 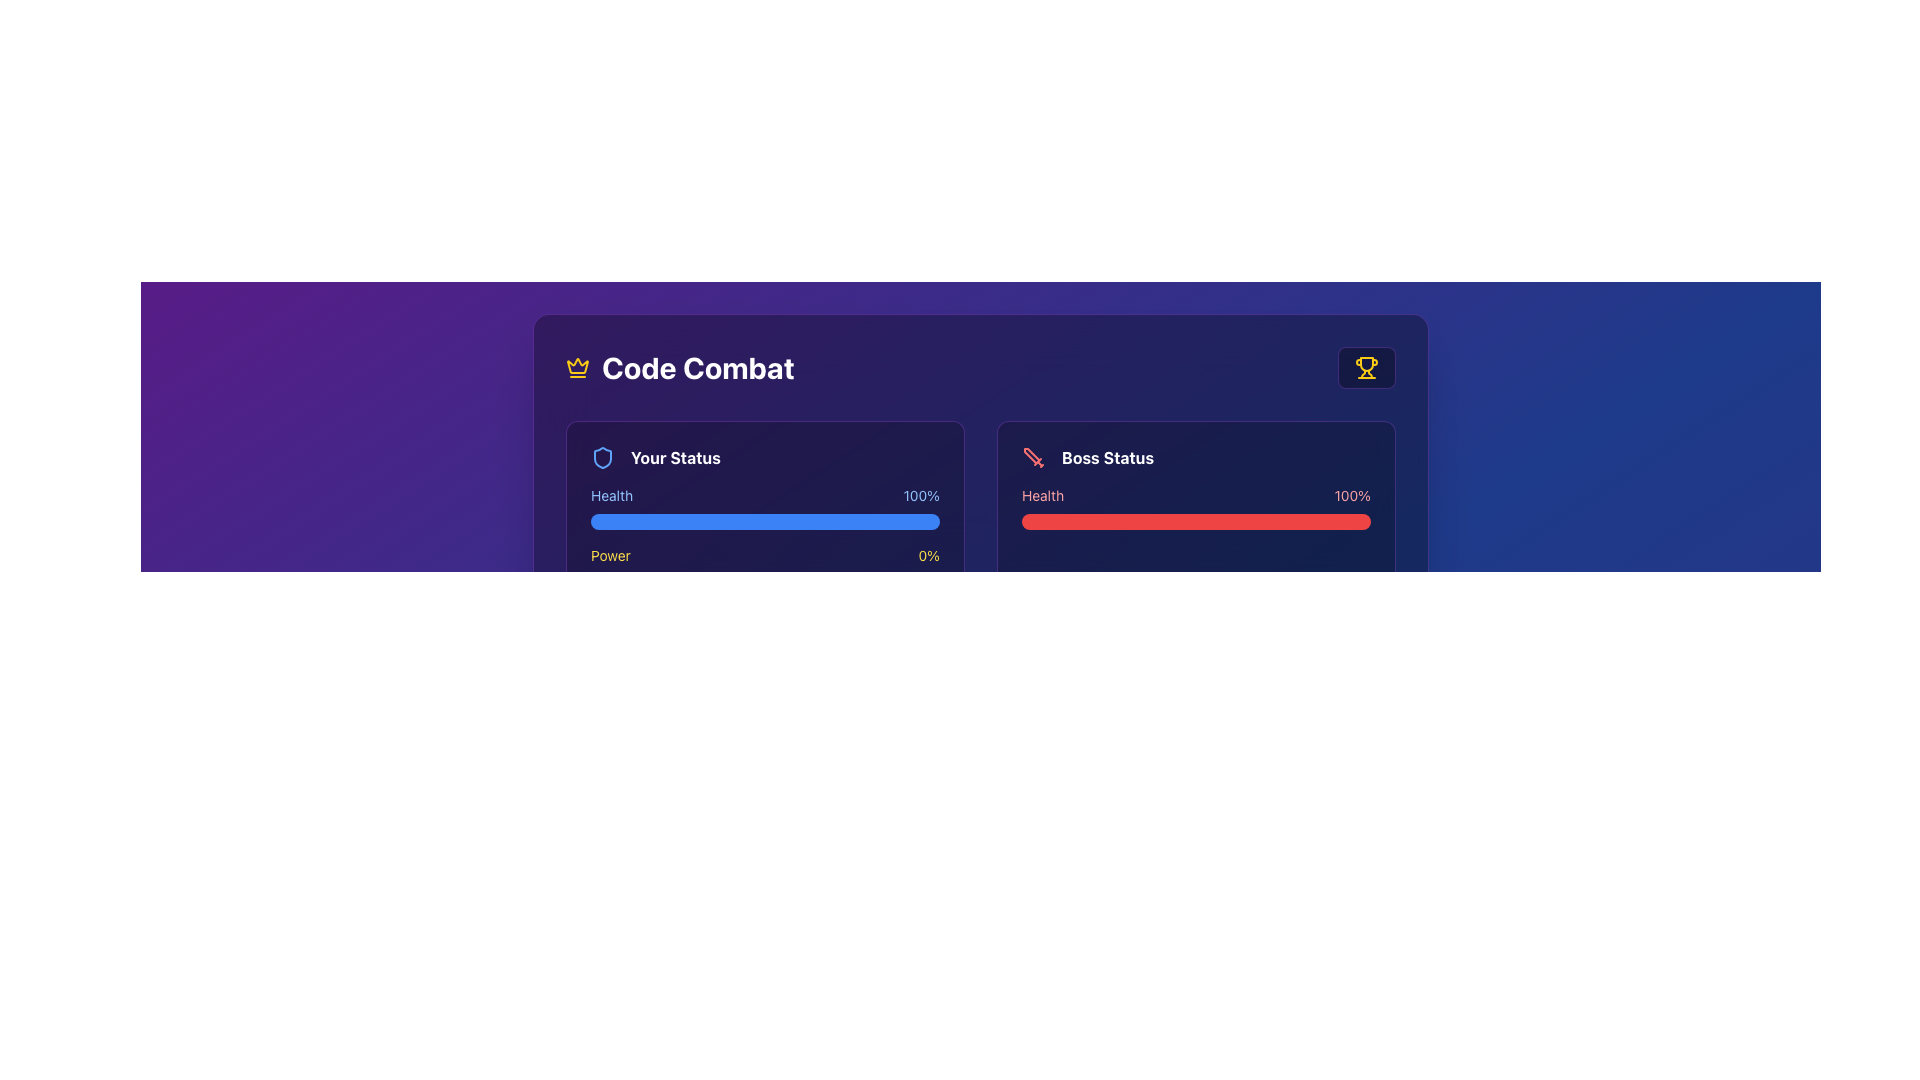 I want to click on the 'Health' label displaying '100%' in red hue, located within the 'Boss Status' section, so click(x=1196, y=495).